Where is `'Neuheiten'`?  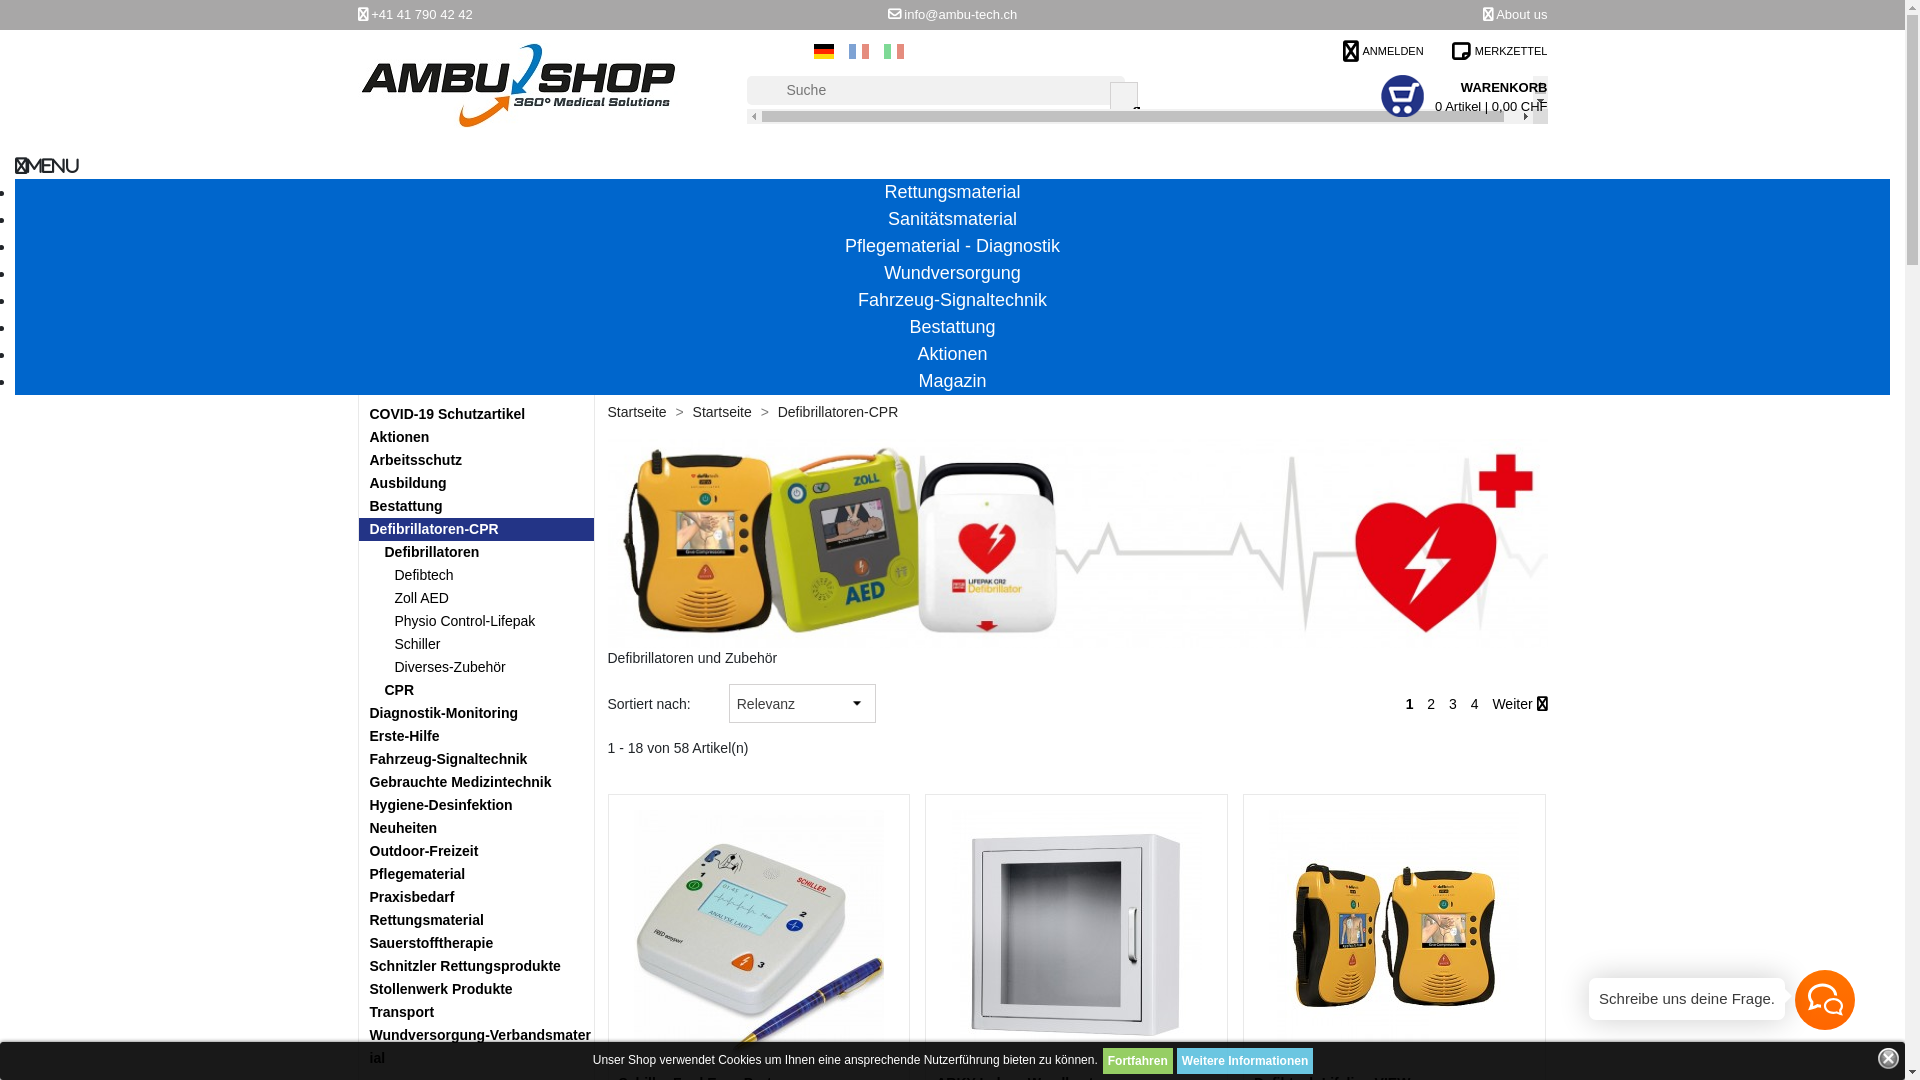 'Neuheiten' is located at coordinates (474, 827).